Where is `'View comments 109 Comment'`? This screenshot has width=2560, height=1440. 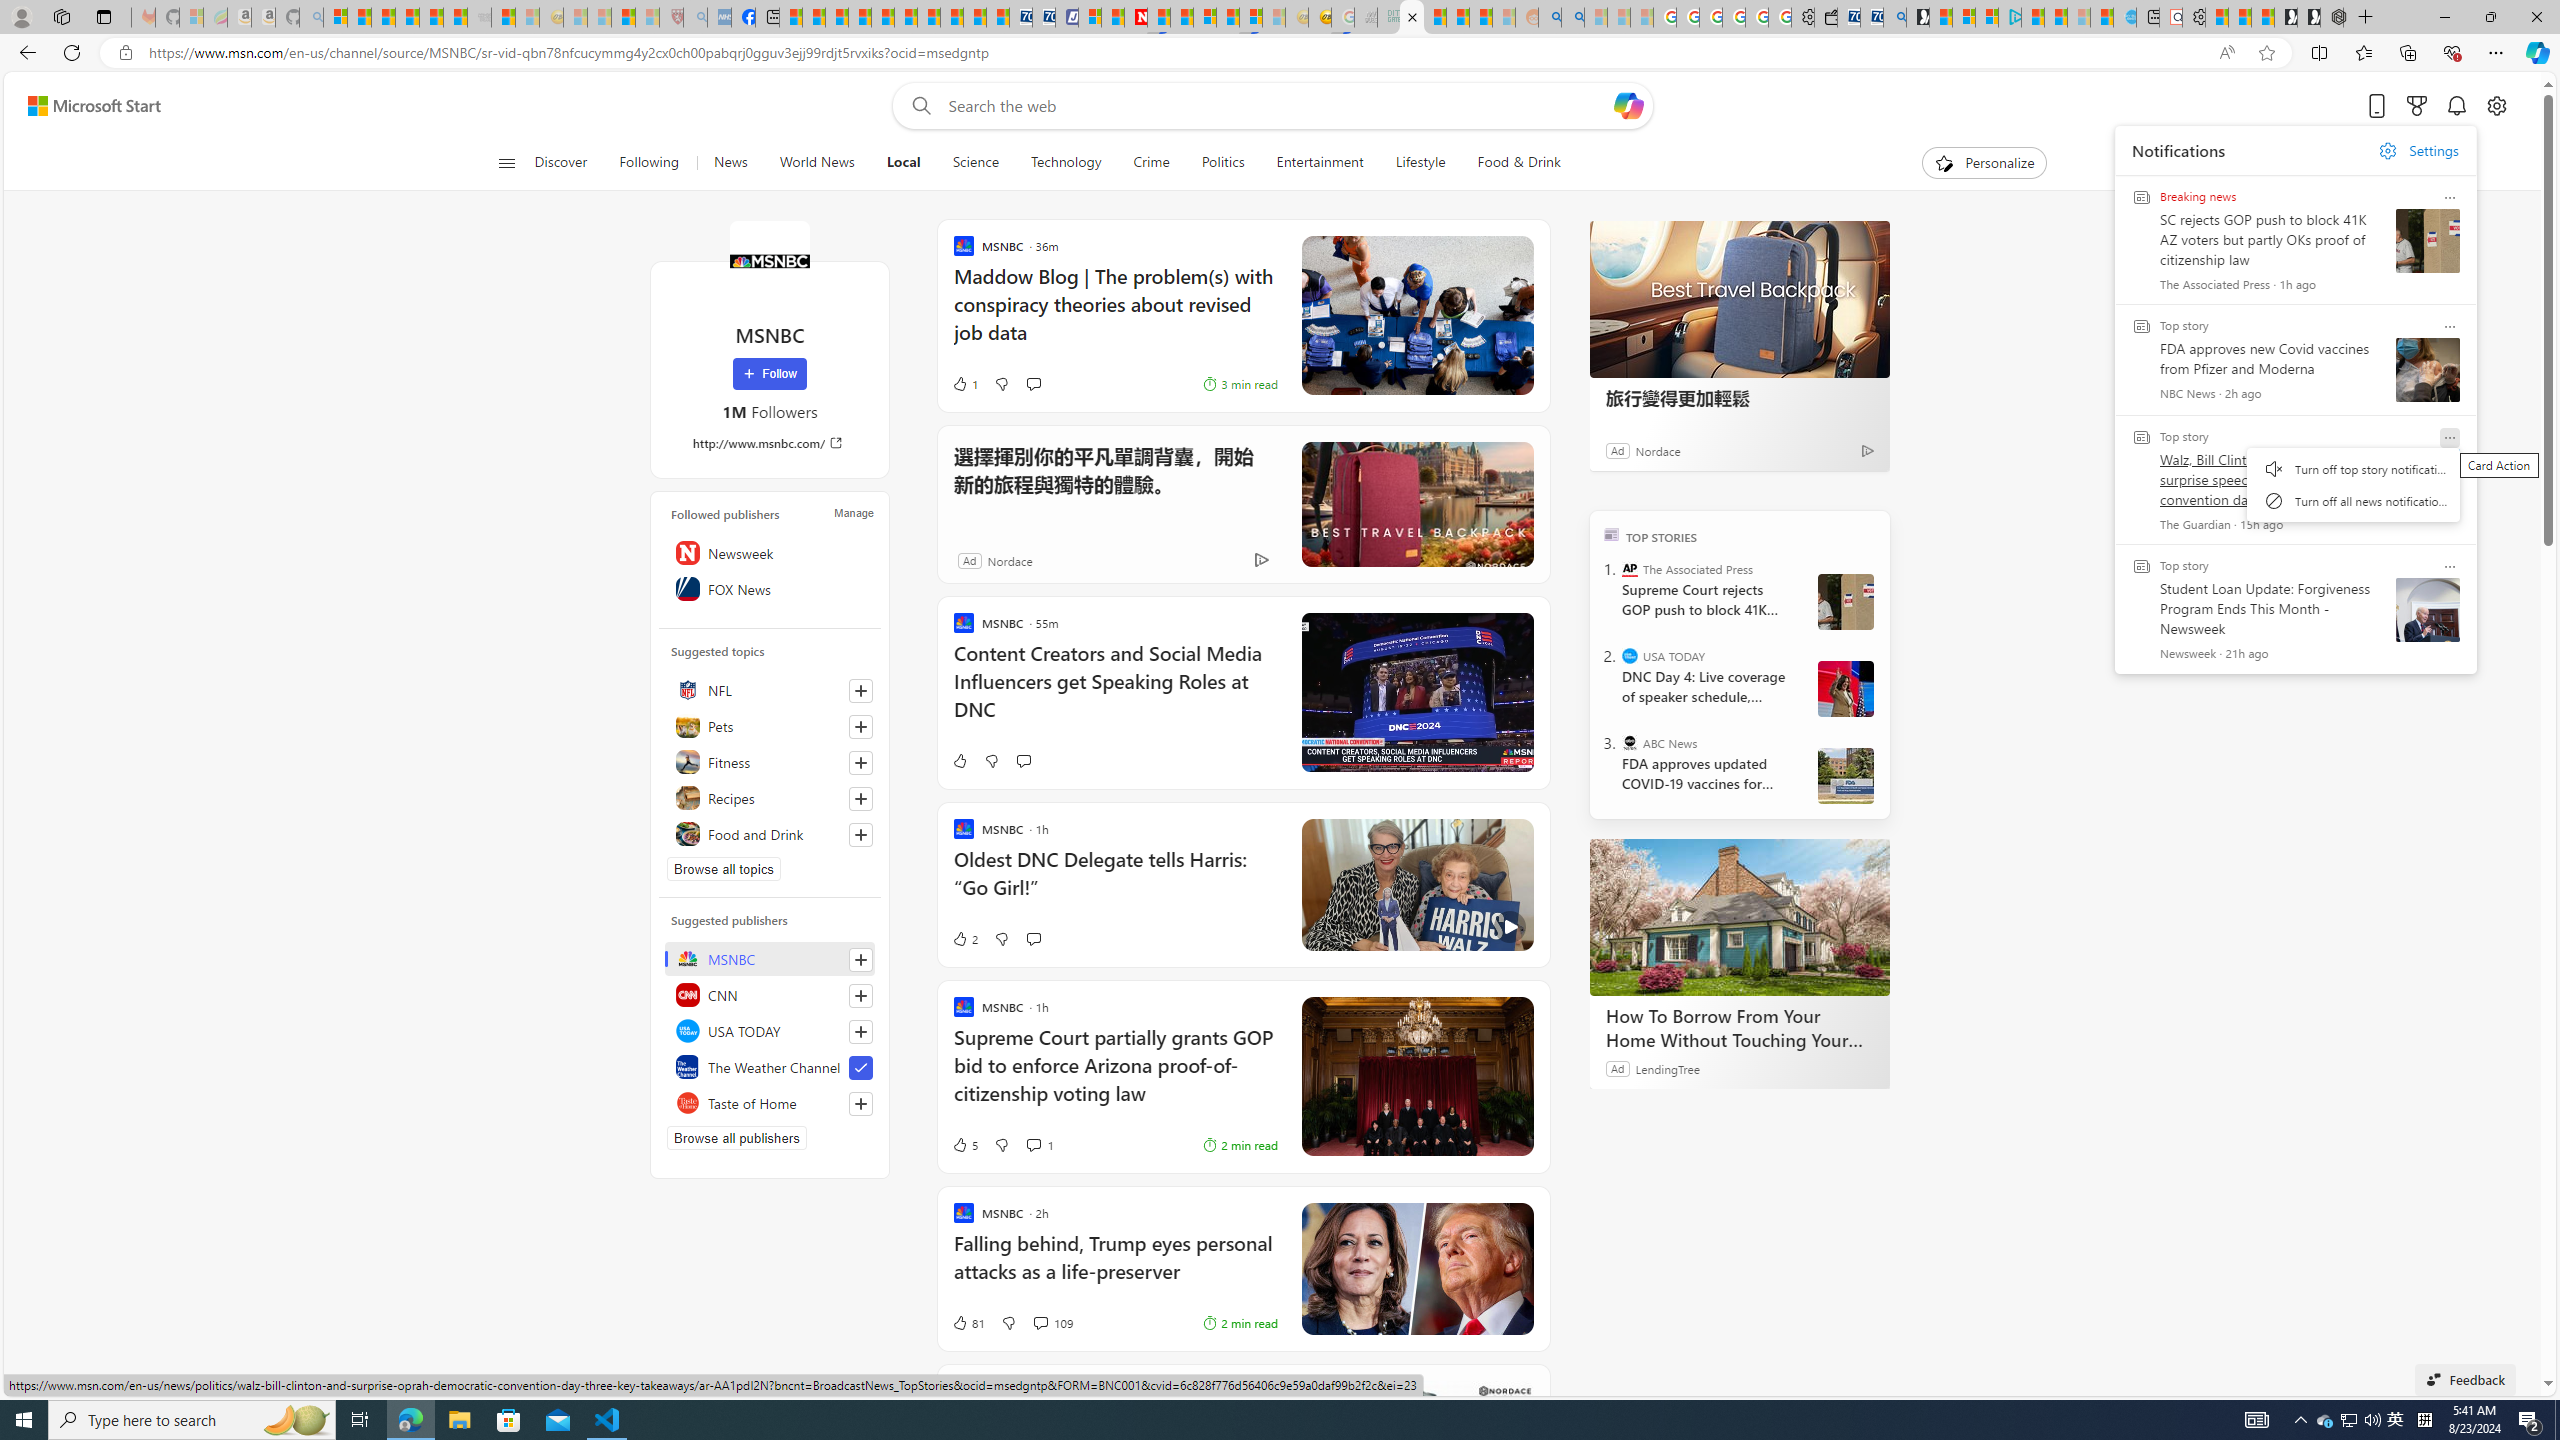 'View comments 109 Comment' is located at coordinates (1039, 1321).